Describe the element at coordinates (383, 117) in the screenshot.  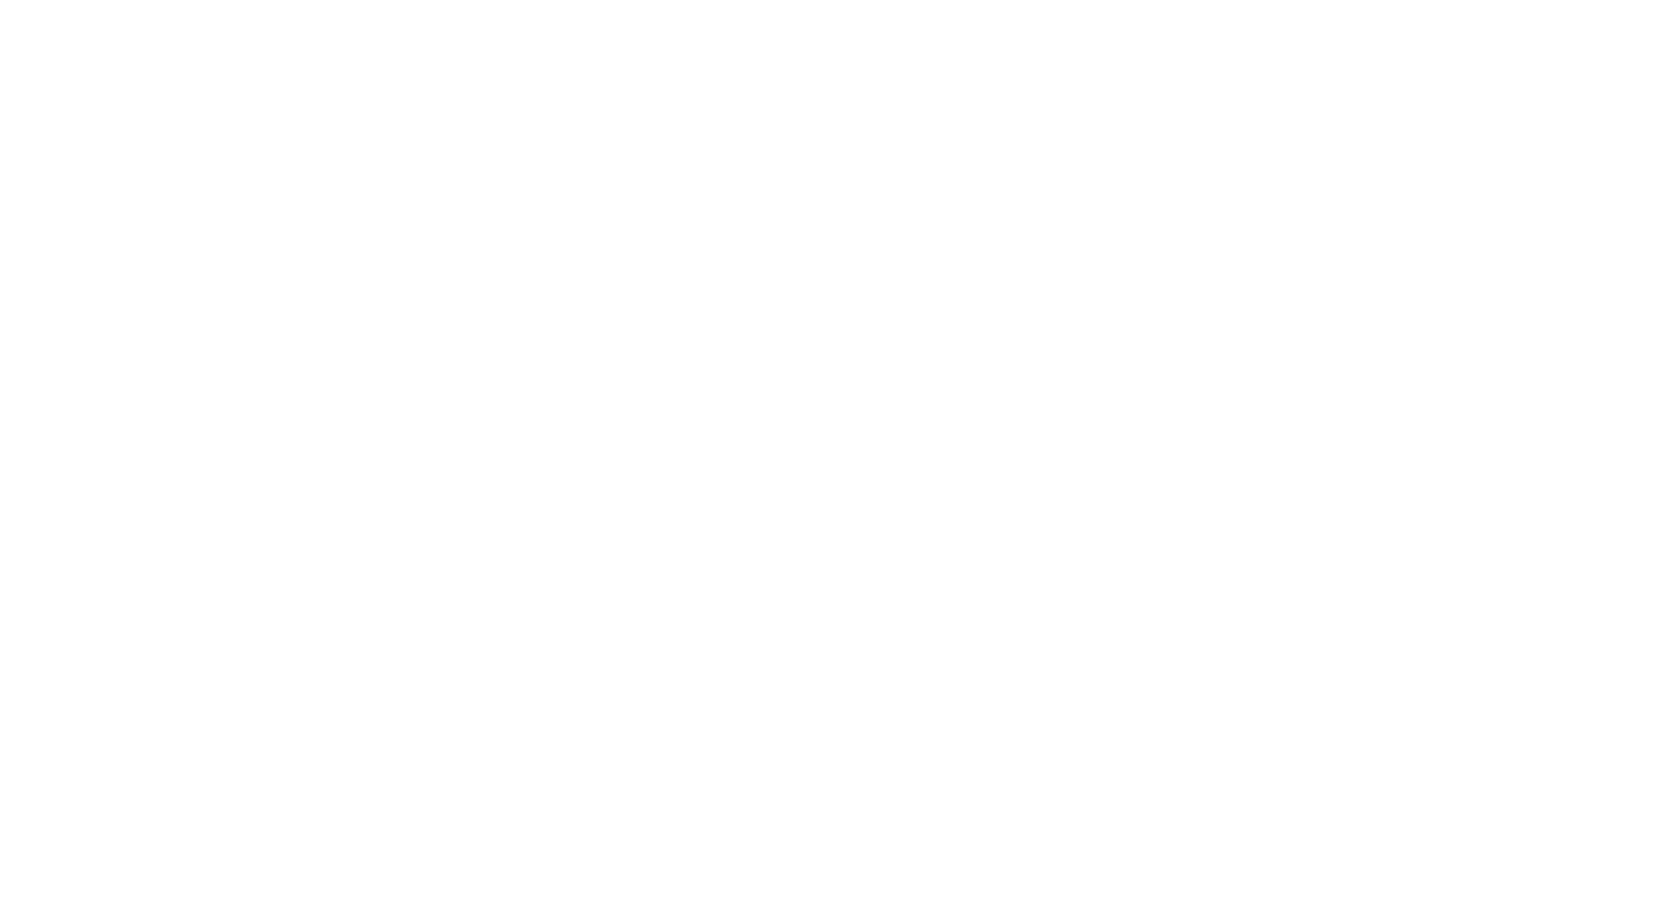
I see `'Posted: Aug 06, 2018 12:24 PM MDT'` at that location.